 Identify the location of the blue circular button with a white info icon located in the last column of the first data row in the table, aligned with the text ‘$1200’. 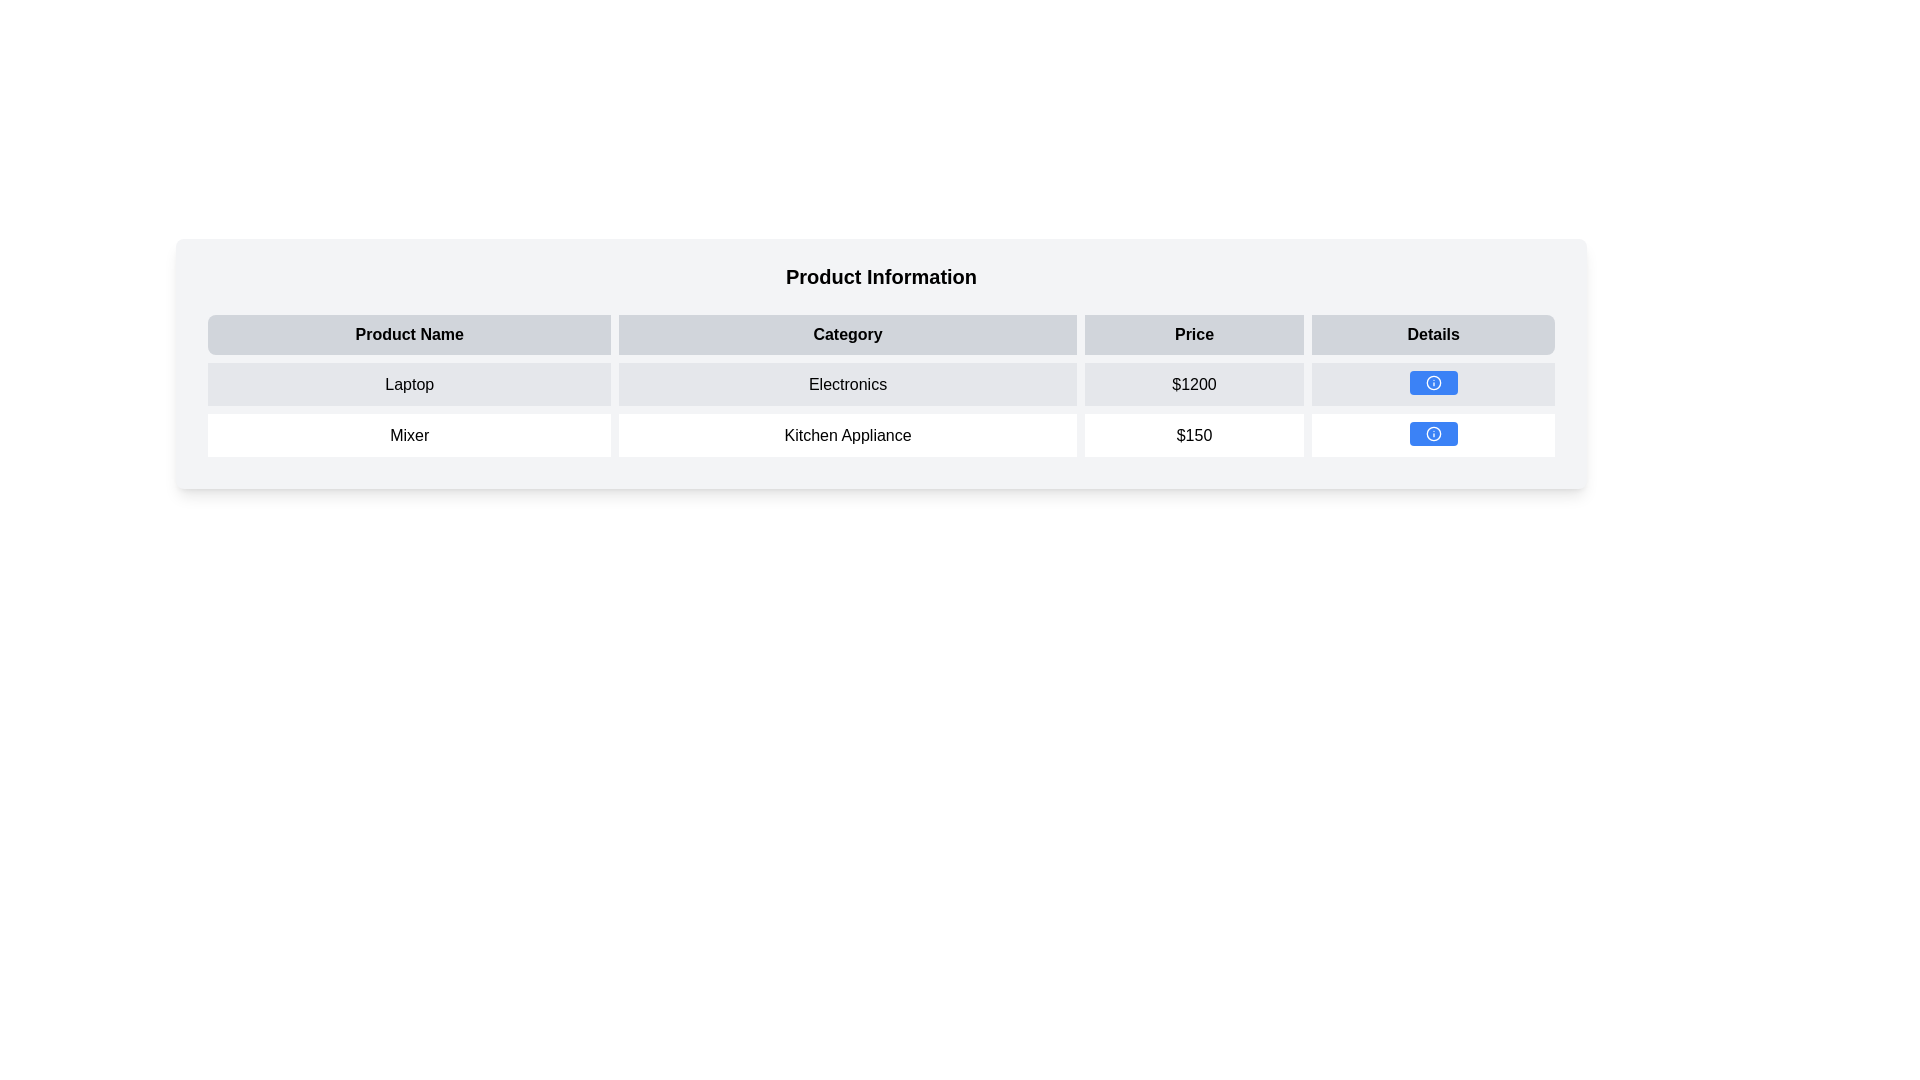
(1432, 384).